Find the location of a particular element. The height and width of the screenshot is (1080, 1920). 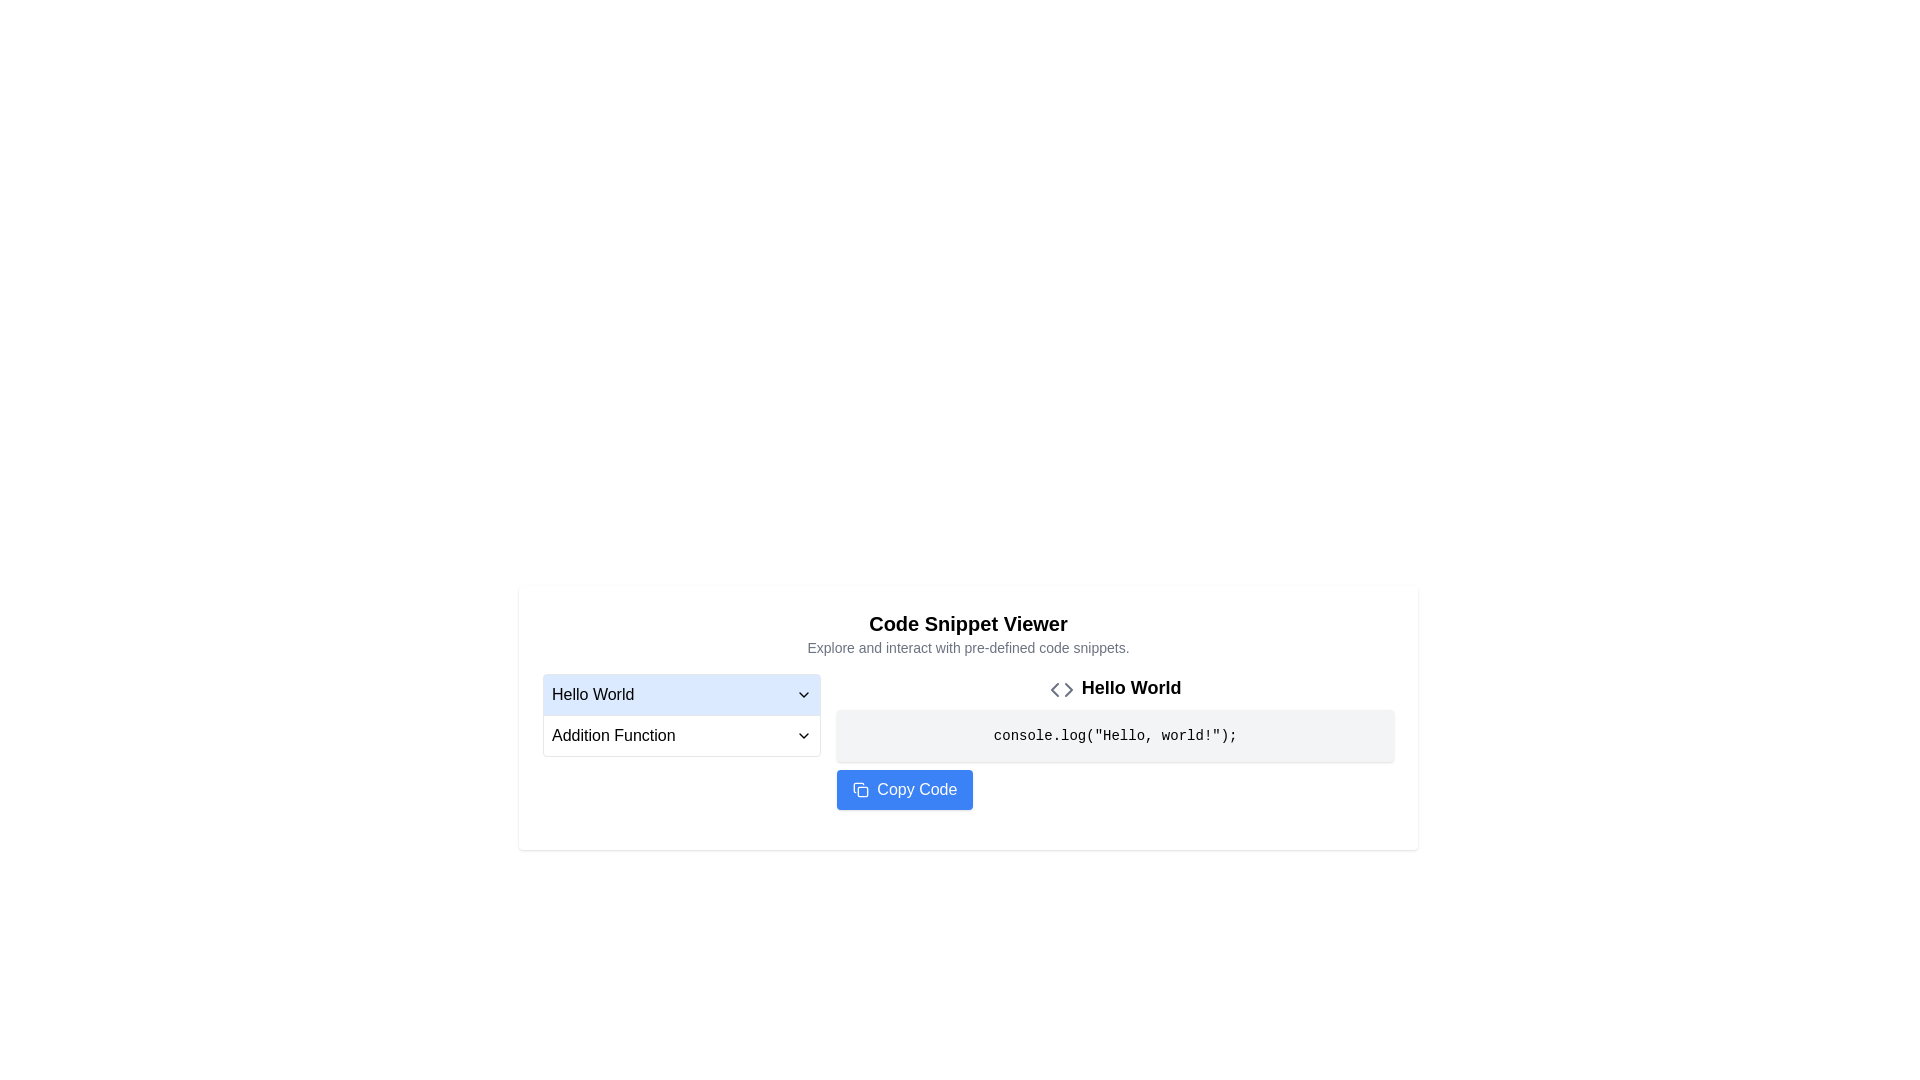

the downward-pointing chevron icon located to the right of the 'Addition Function' text is located at coordinates (804, 736).